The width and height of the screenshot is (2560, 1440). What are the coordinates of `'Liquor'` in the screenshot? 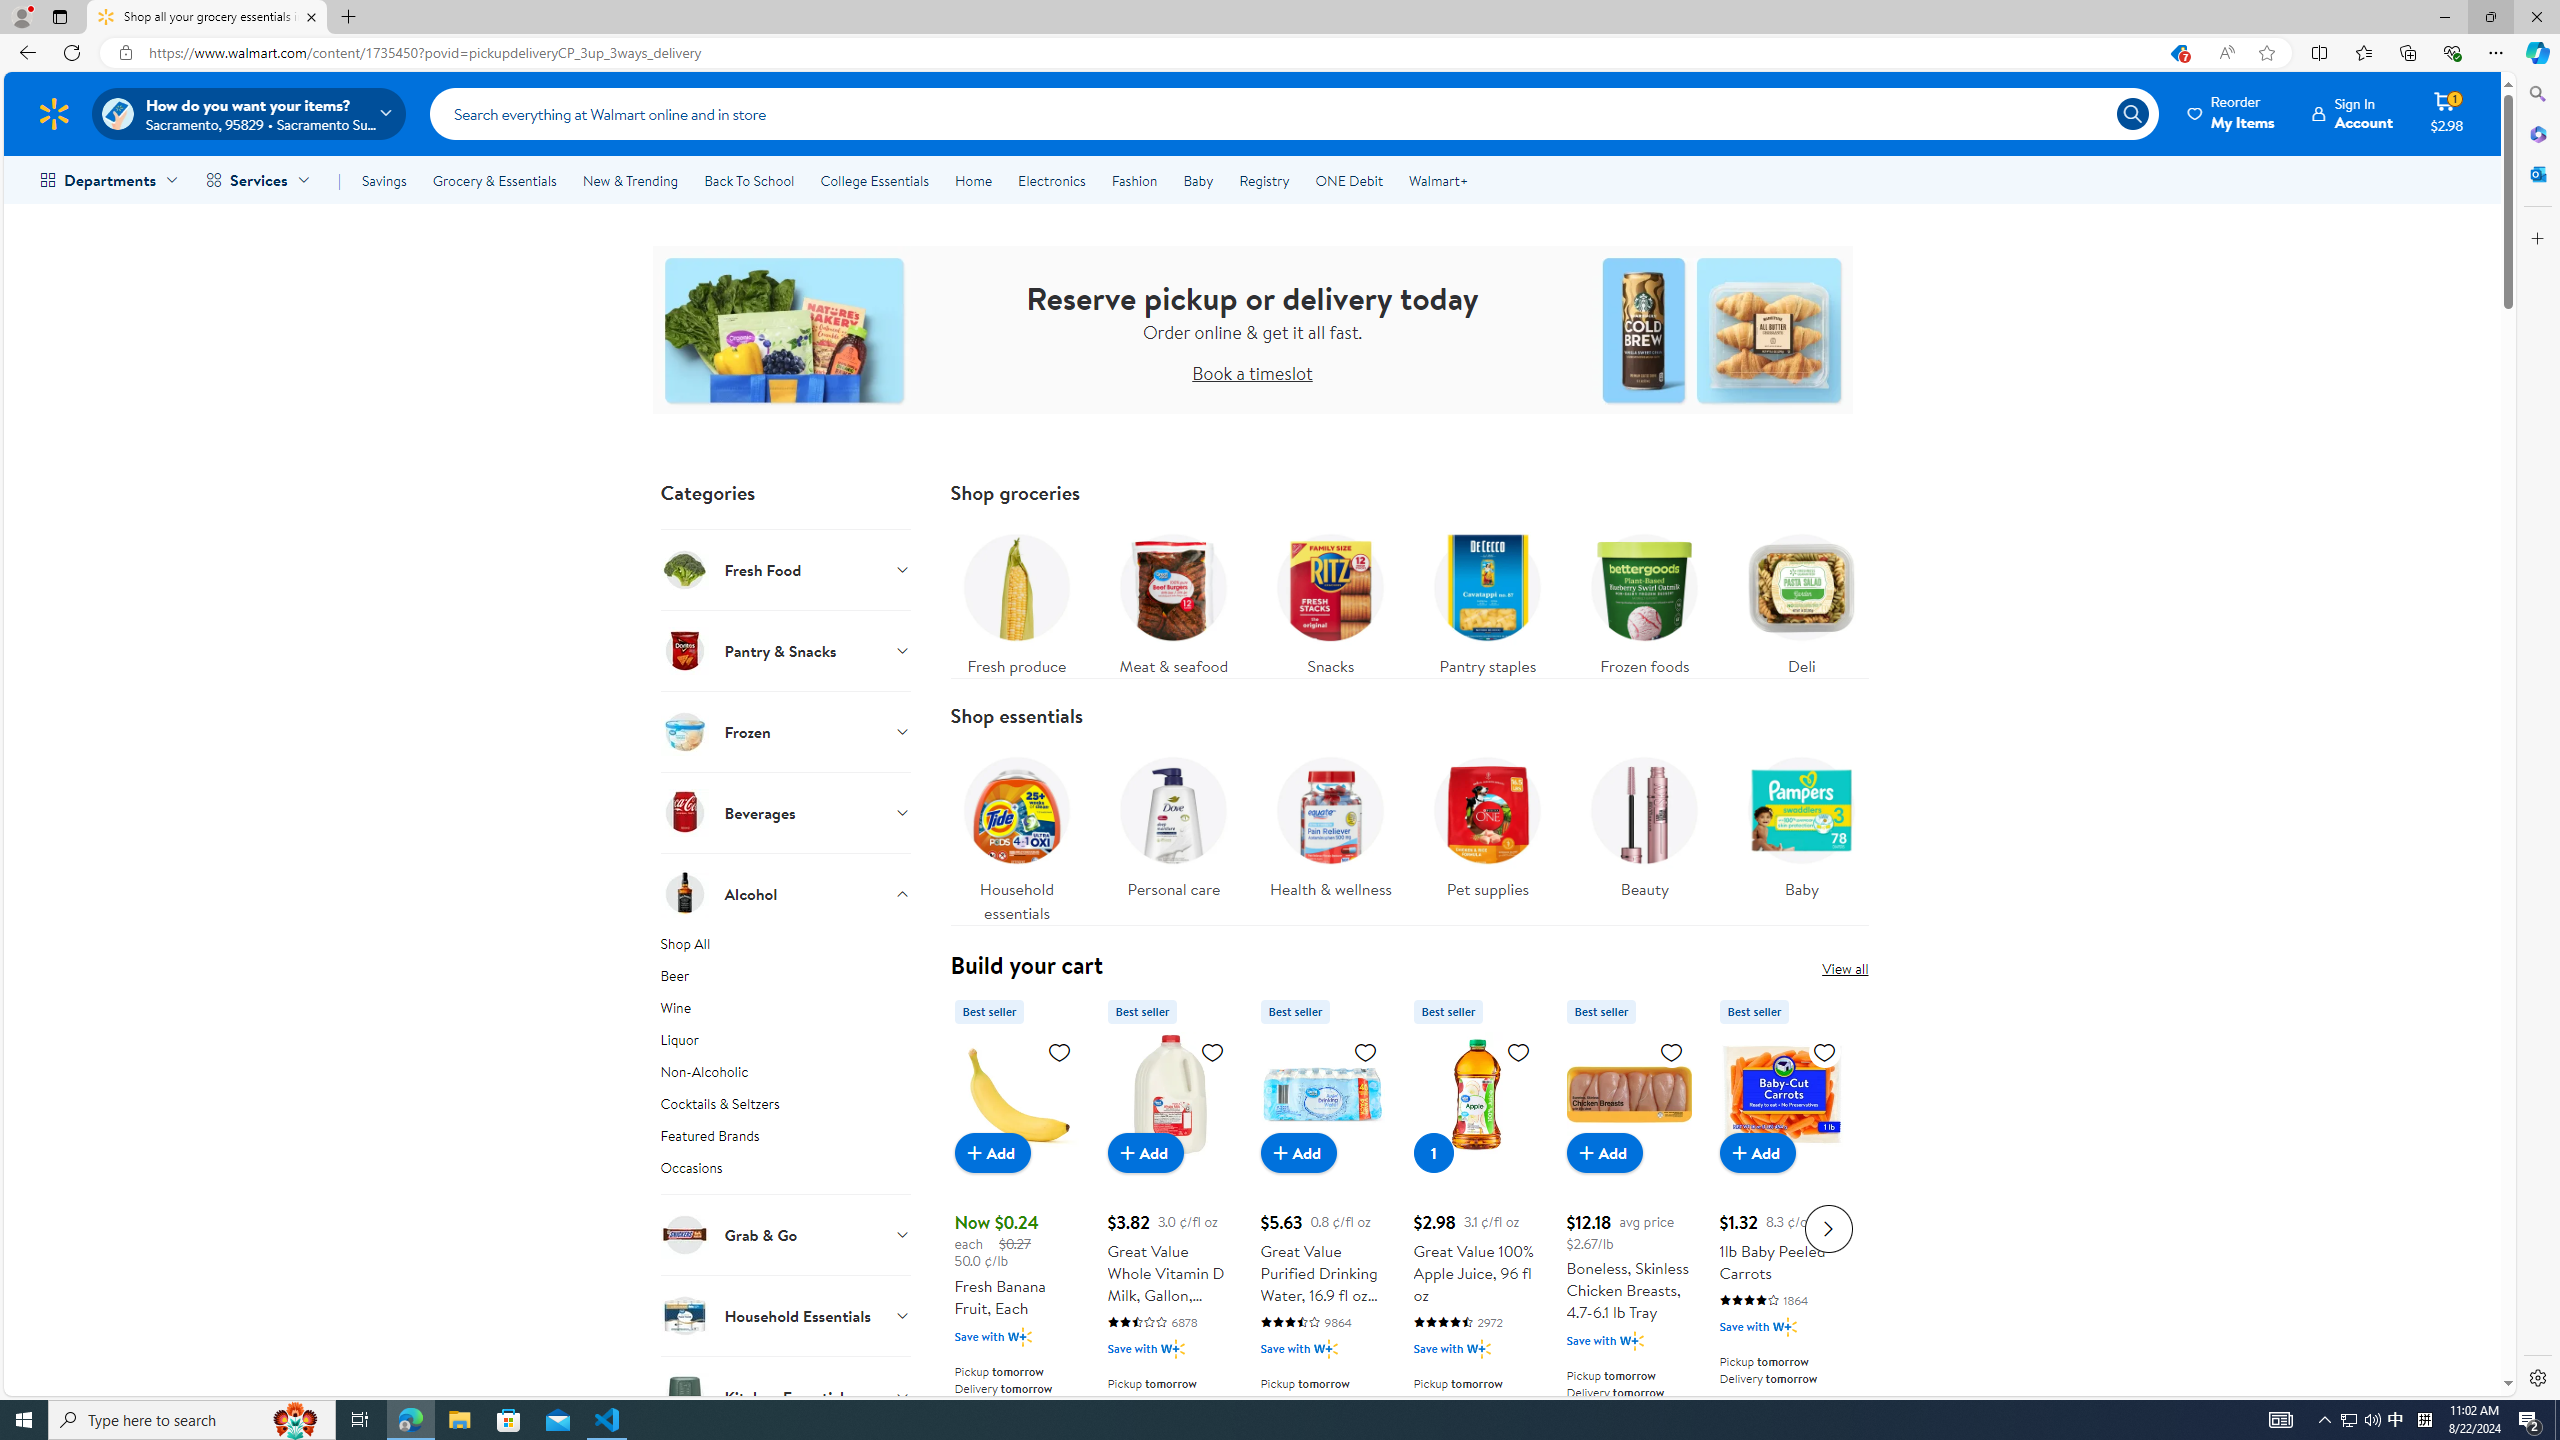 It's located at (784, 1043).